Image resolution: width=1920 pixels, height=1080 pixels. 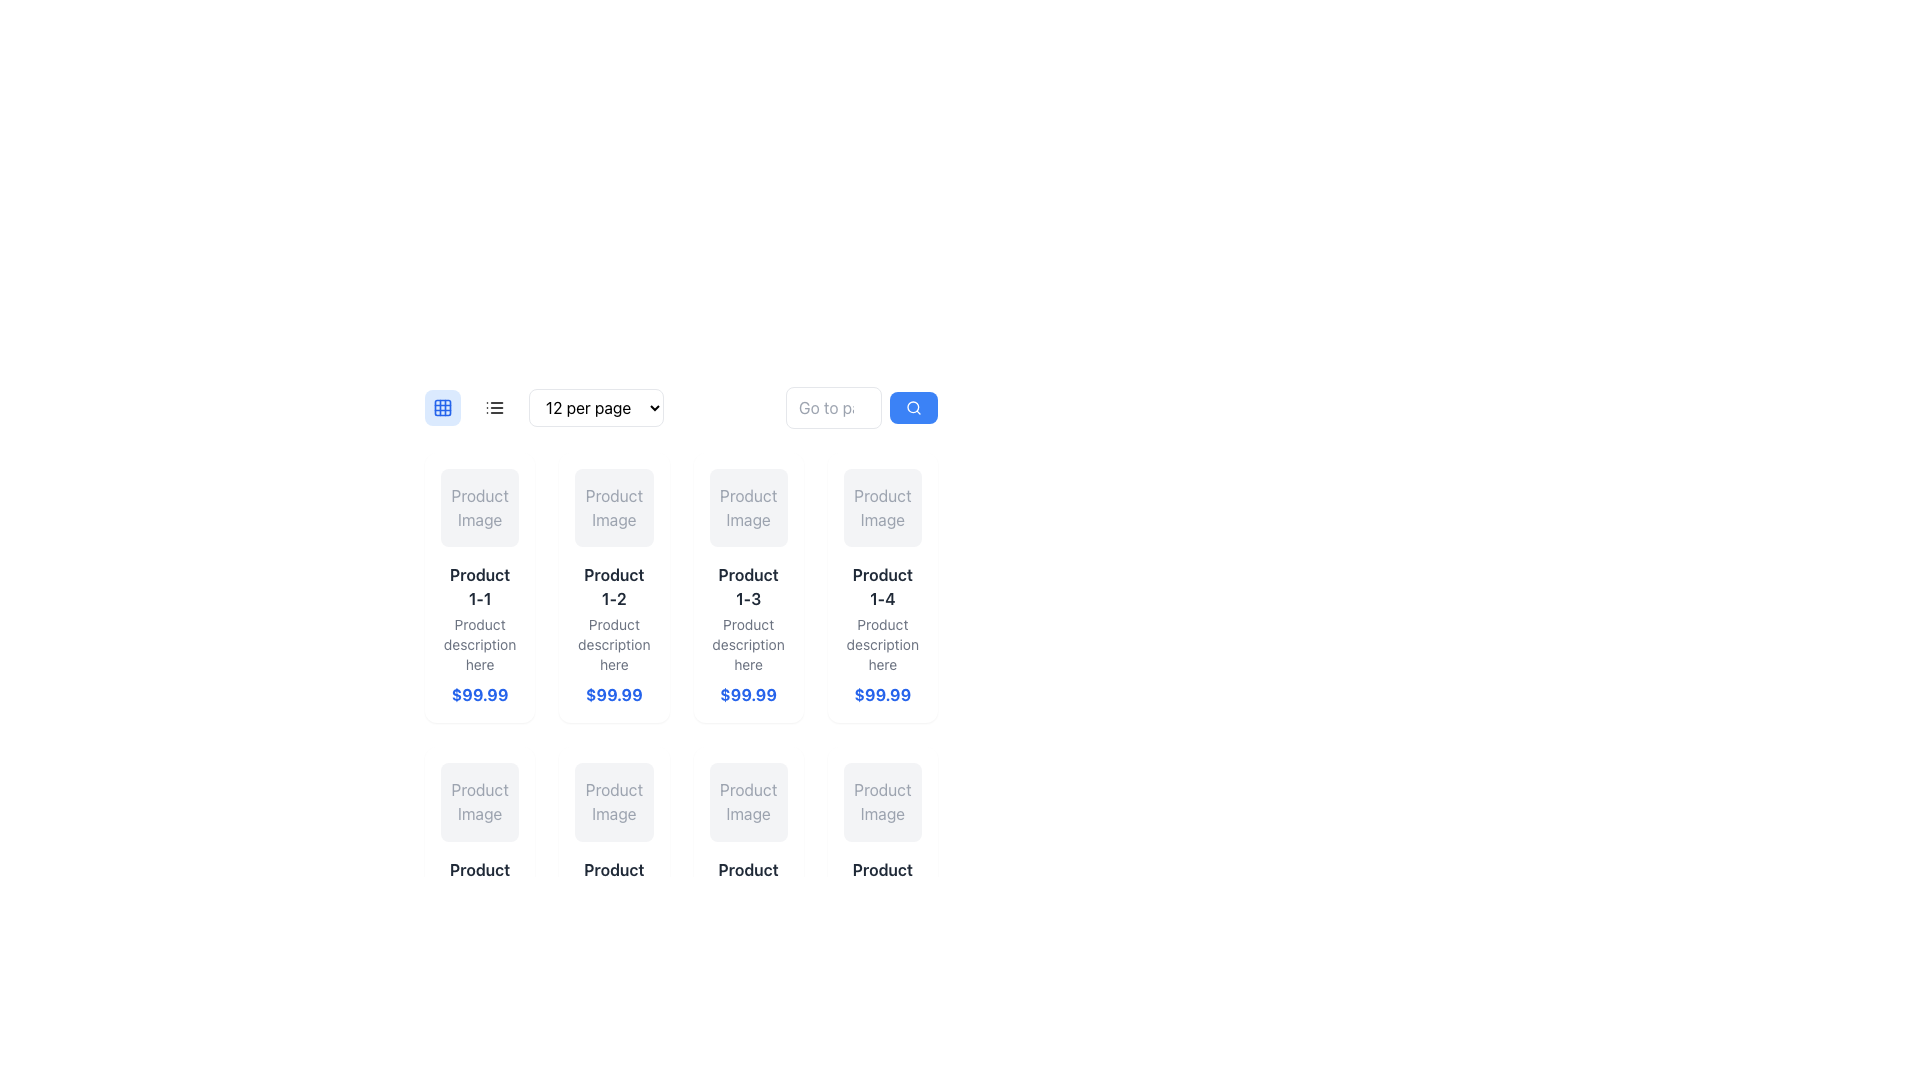 What do you see at coordinates (912, 407) in the screenshot?
I see `the submit button located to the right of the 'Go to page' input box for keyboard accessibility` at bounding box center [912, 407].